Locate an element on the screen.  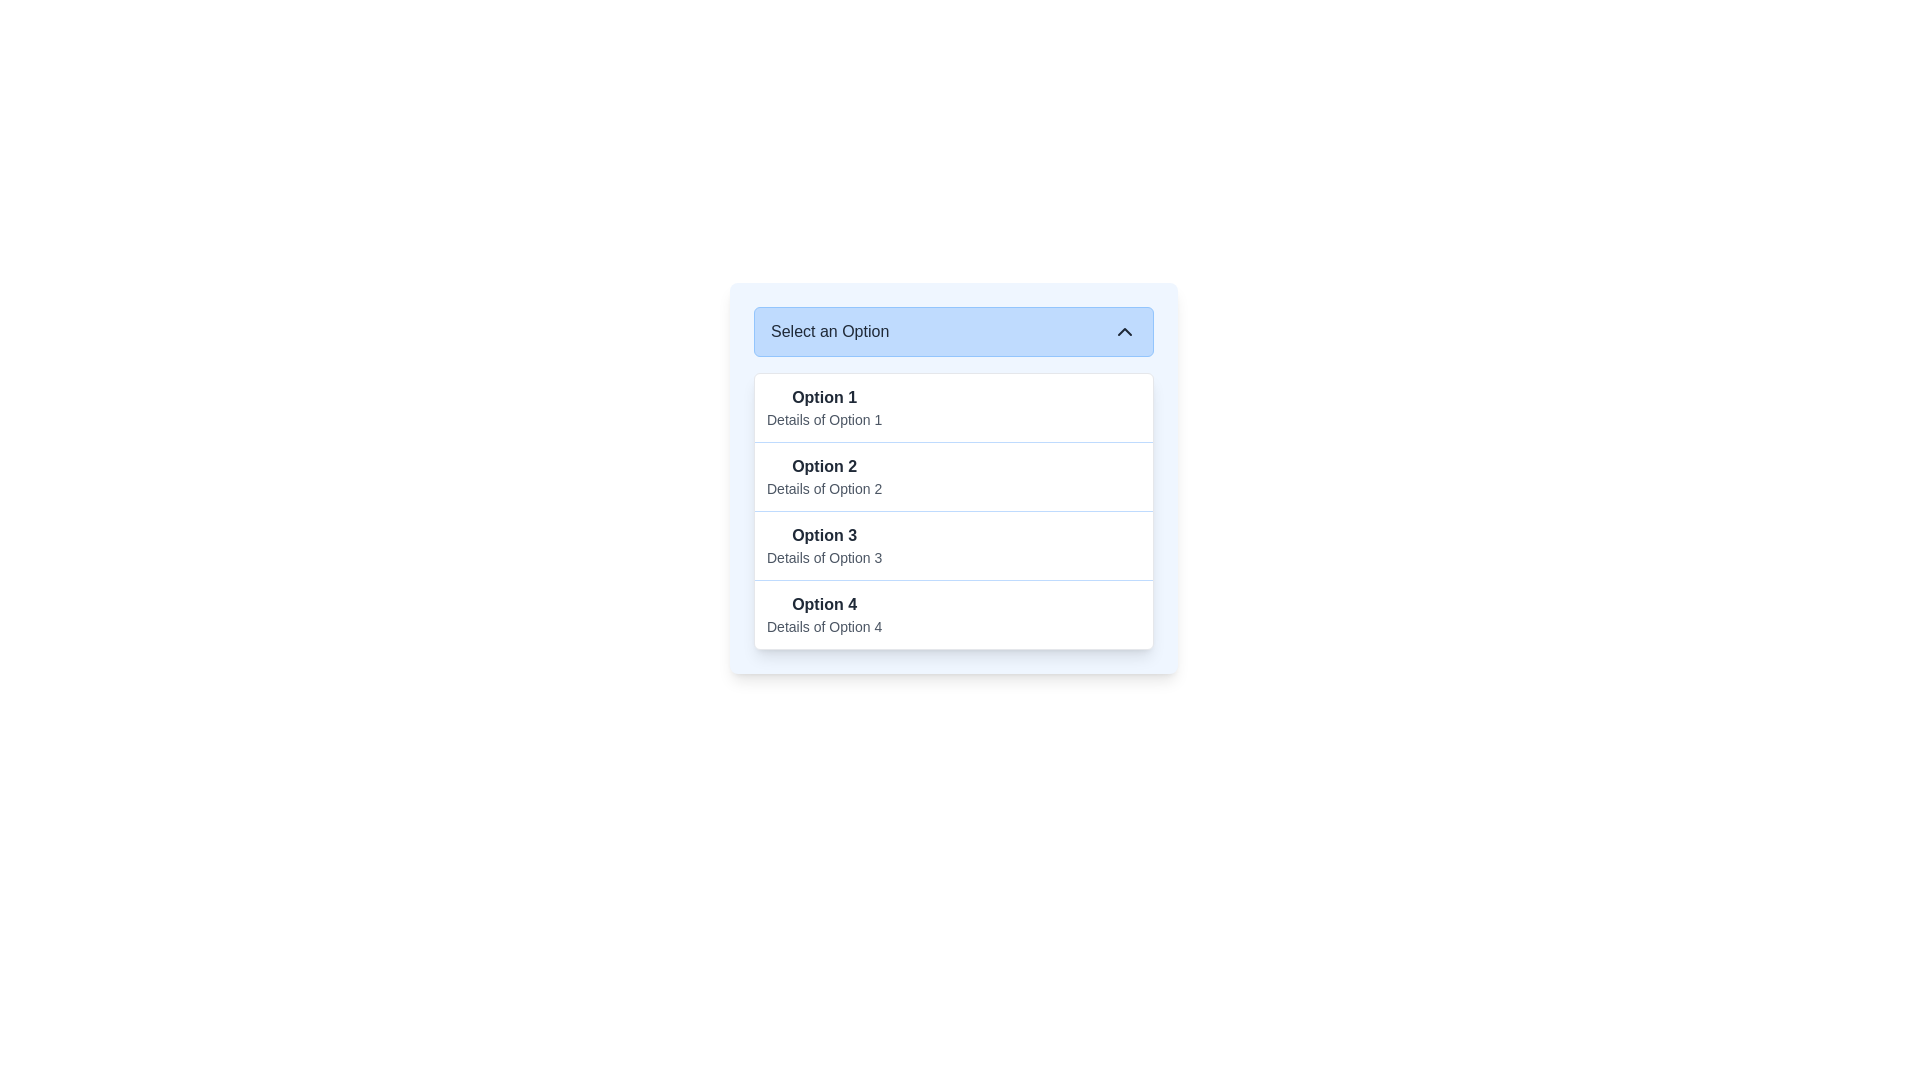
the 'Option 3' list item in the dropdown menu is located at coordinates (824, 546).